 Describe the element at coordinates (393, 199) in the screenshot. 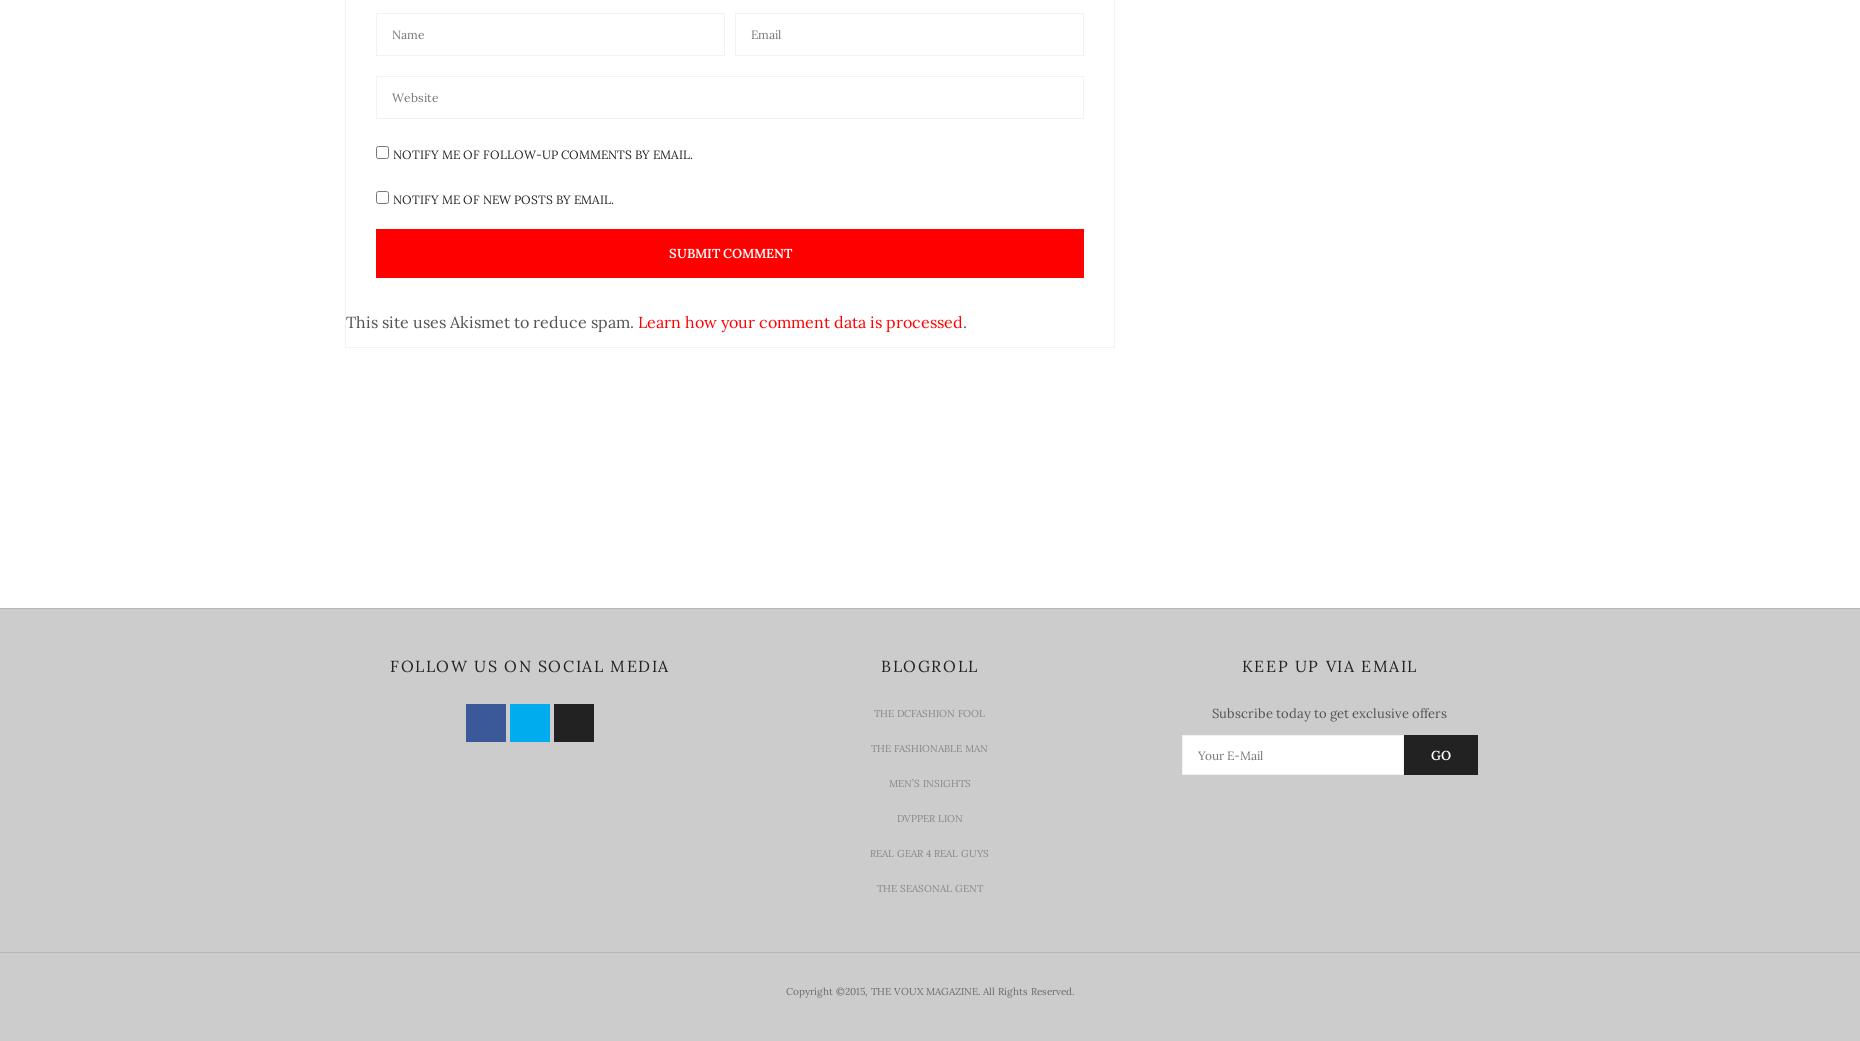

I see `'Notify me of new posts by email.'` at that location.